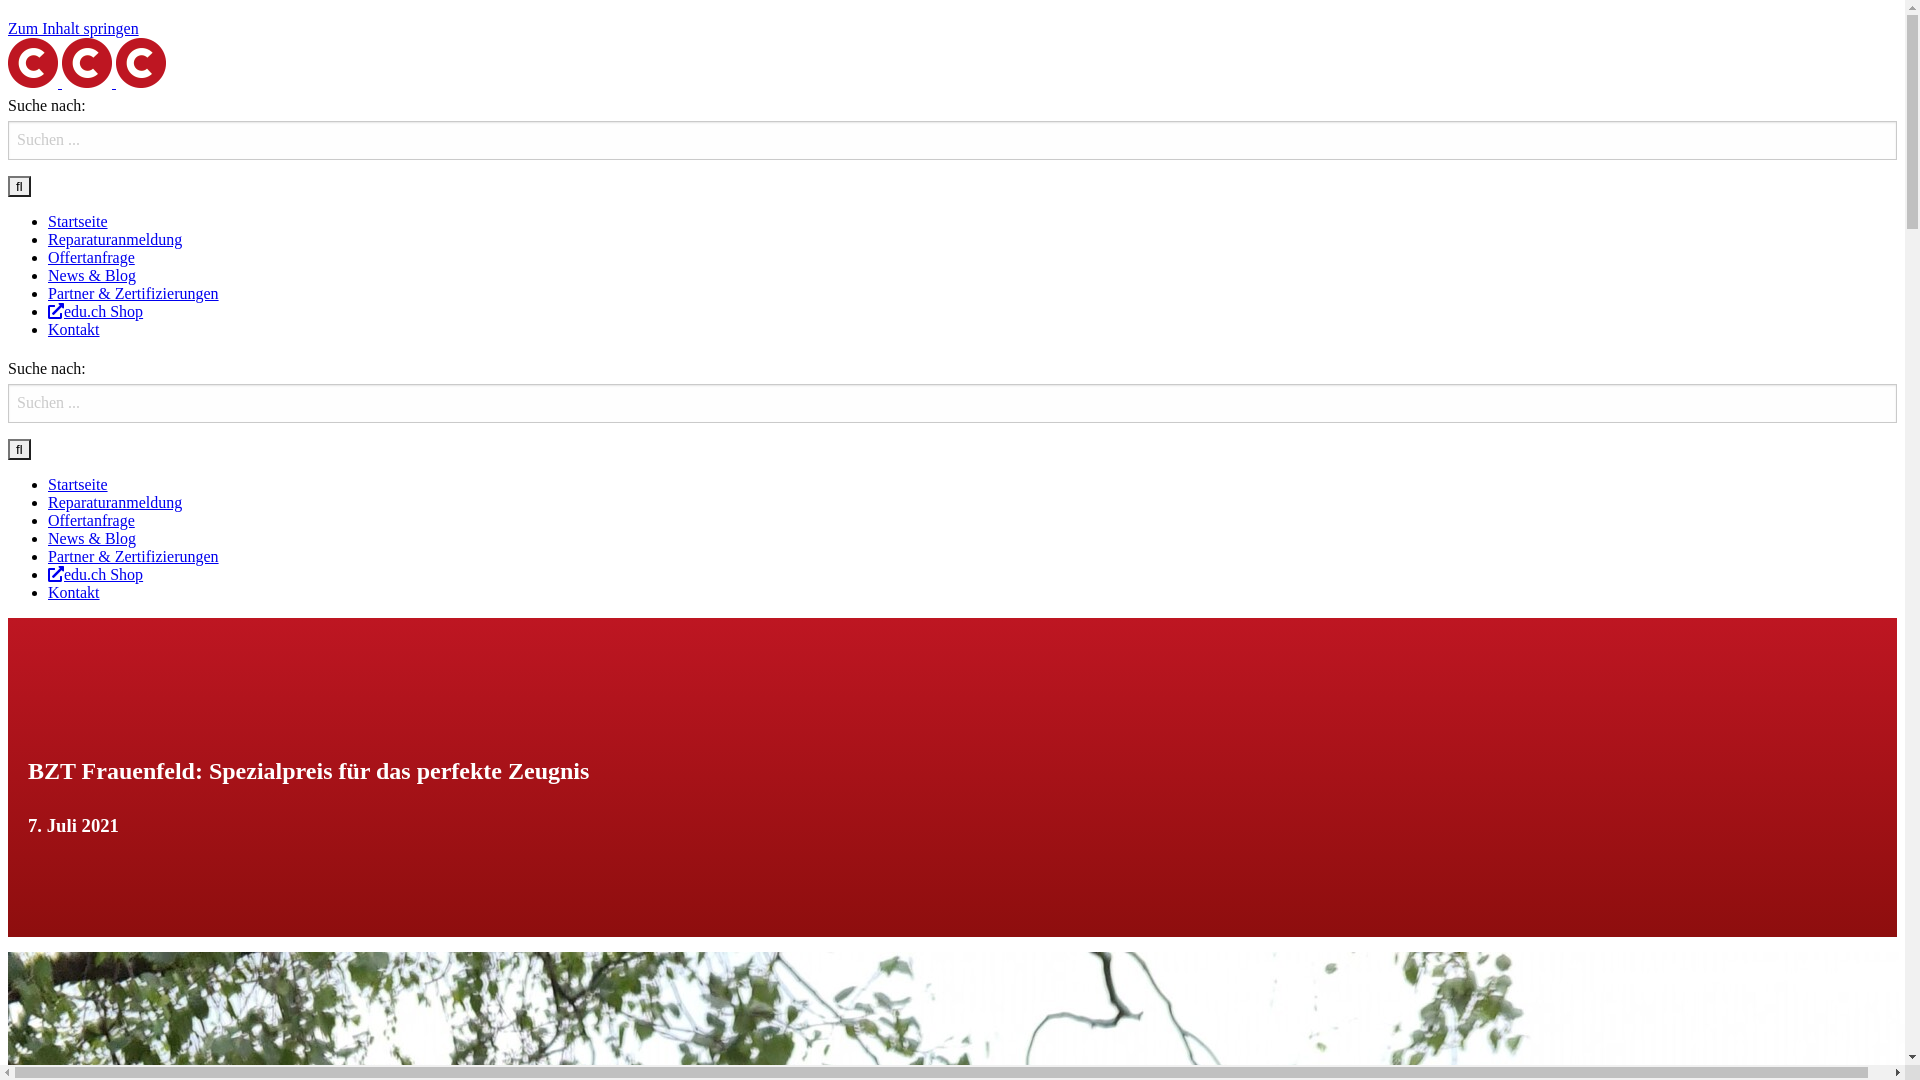 The height and width of the screenshot is (1080, 1920). Describe the element at coordinates (77, 221) in the screenshot. I see `'Startseite'` at that location.